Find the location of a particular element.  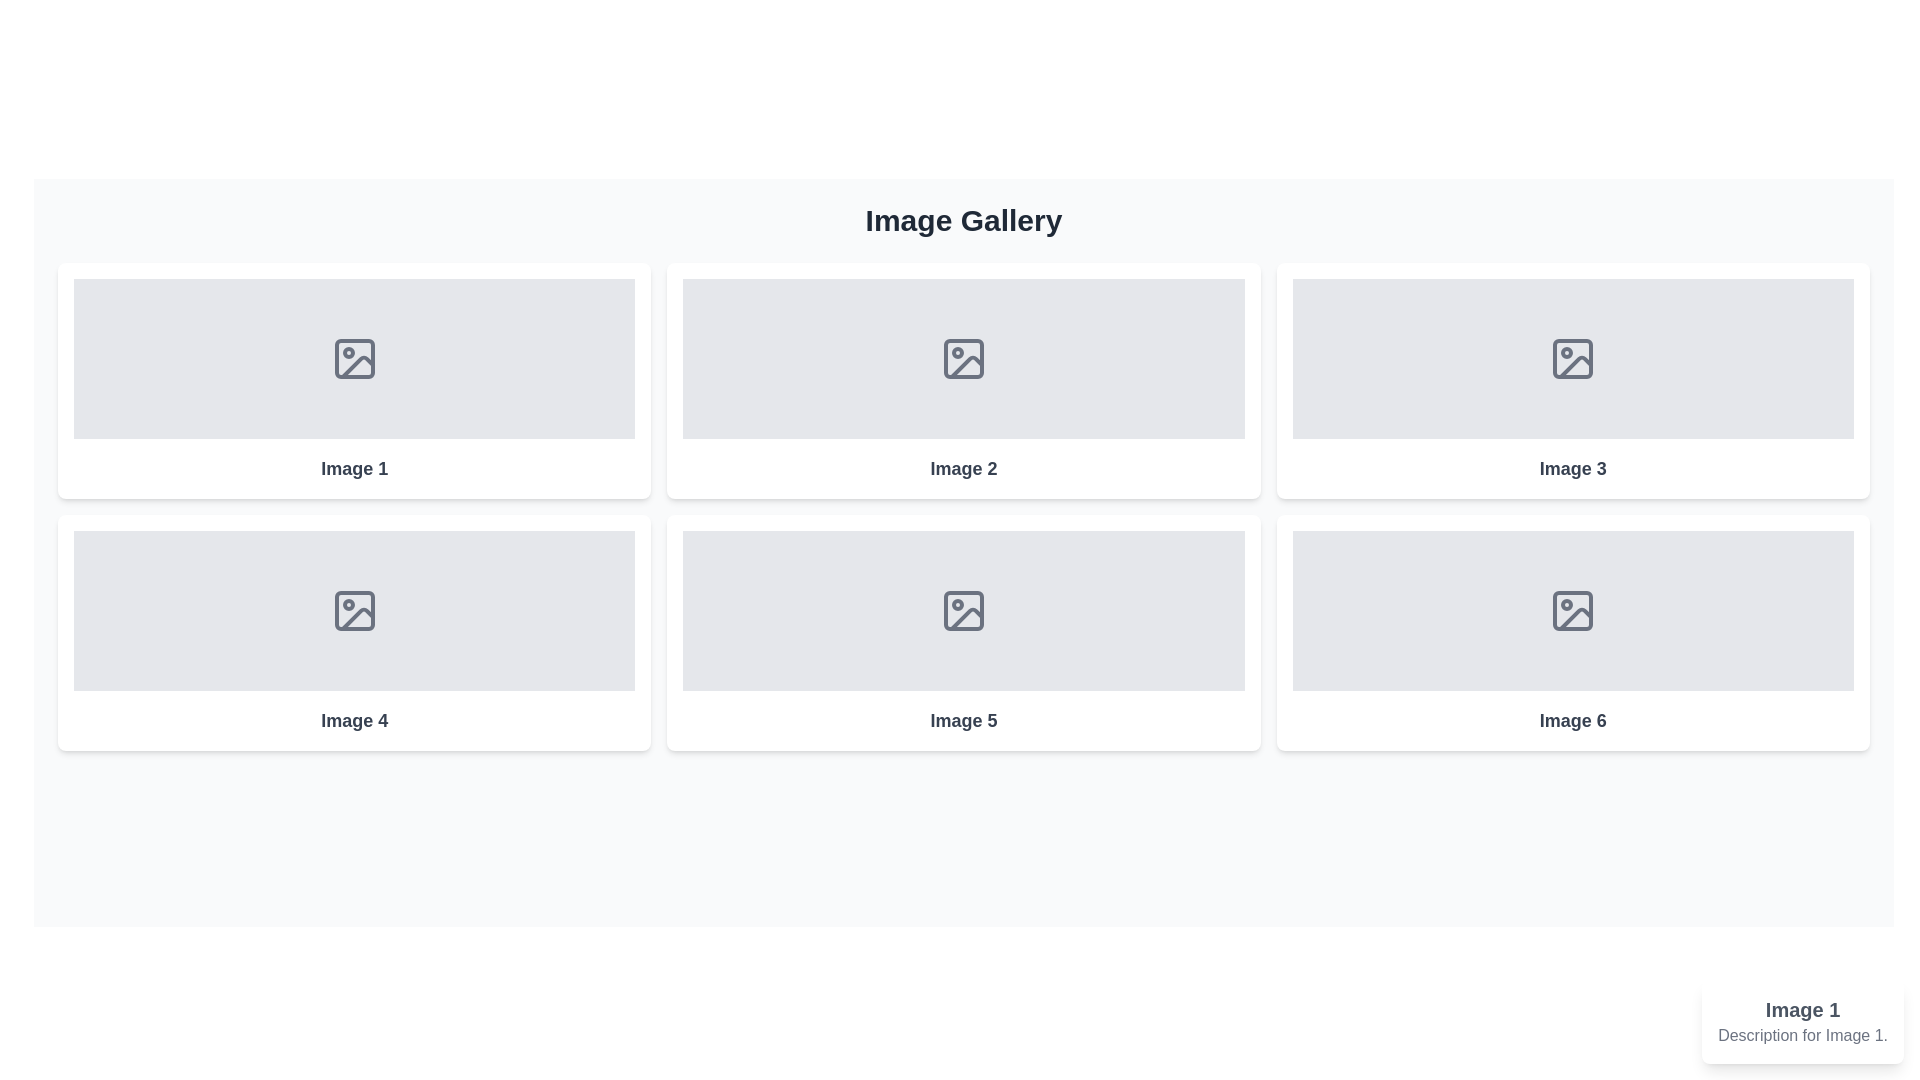

the image icon with a simple line design, featuring a rectangle with rounded corners and a wave-like line along with a circular dot, located at the center of the placeholder labeled 'Image 6' in the bottom-right corner of the image grid is located at coordinates (1572, 609).